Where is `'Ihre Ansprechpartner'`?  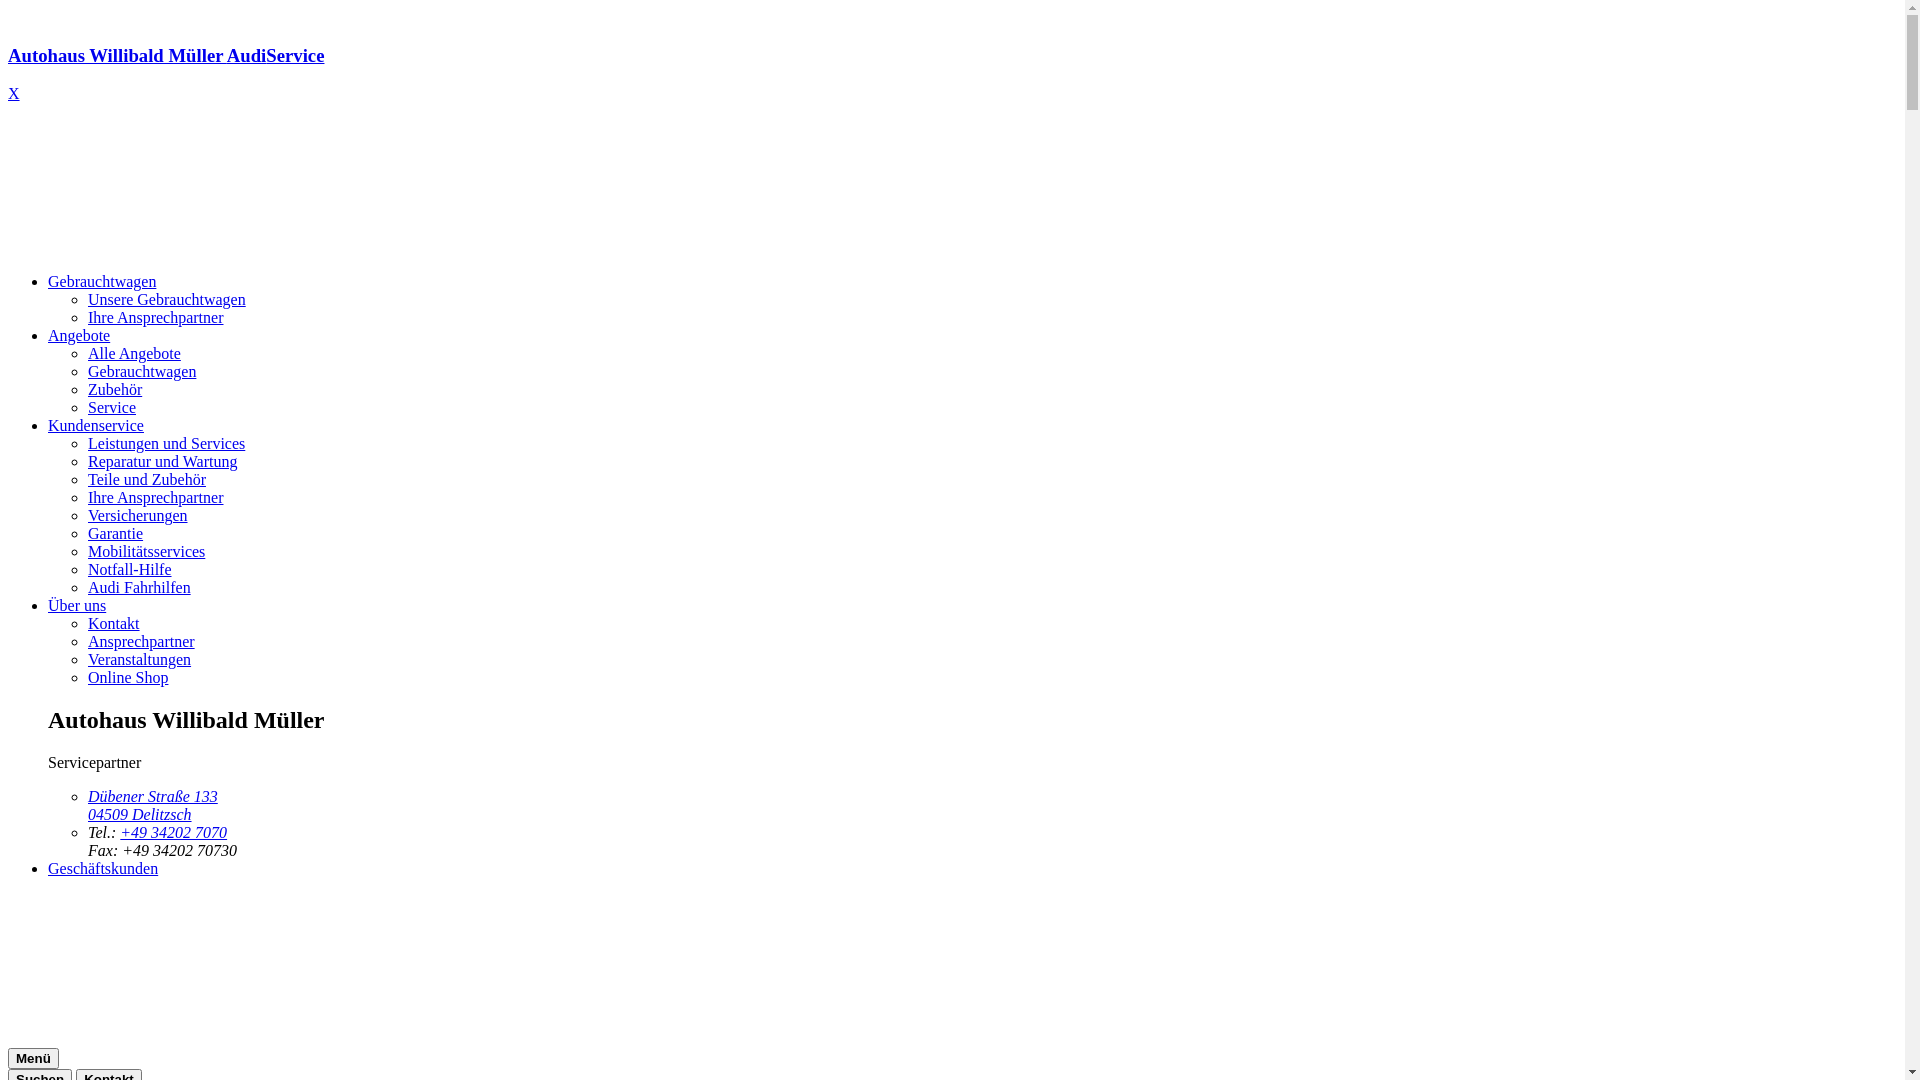
'Ihre Ansprechpartner' is located at coordinates (155, 496).